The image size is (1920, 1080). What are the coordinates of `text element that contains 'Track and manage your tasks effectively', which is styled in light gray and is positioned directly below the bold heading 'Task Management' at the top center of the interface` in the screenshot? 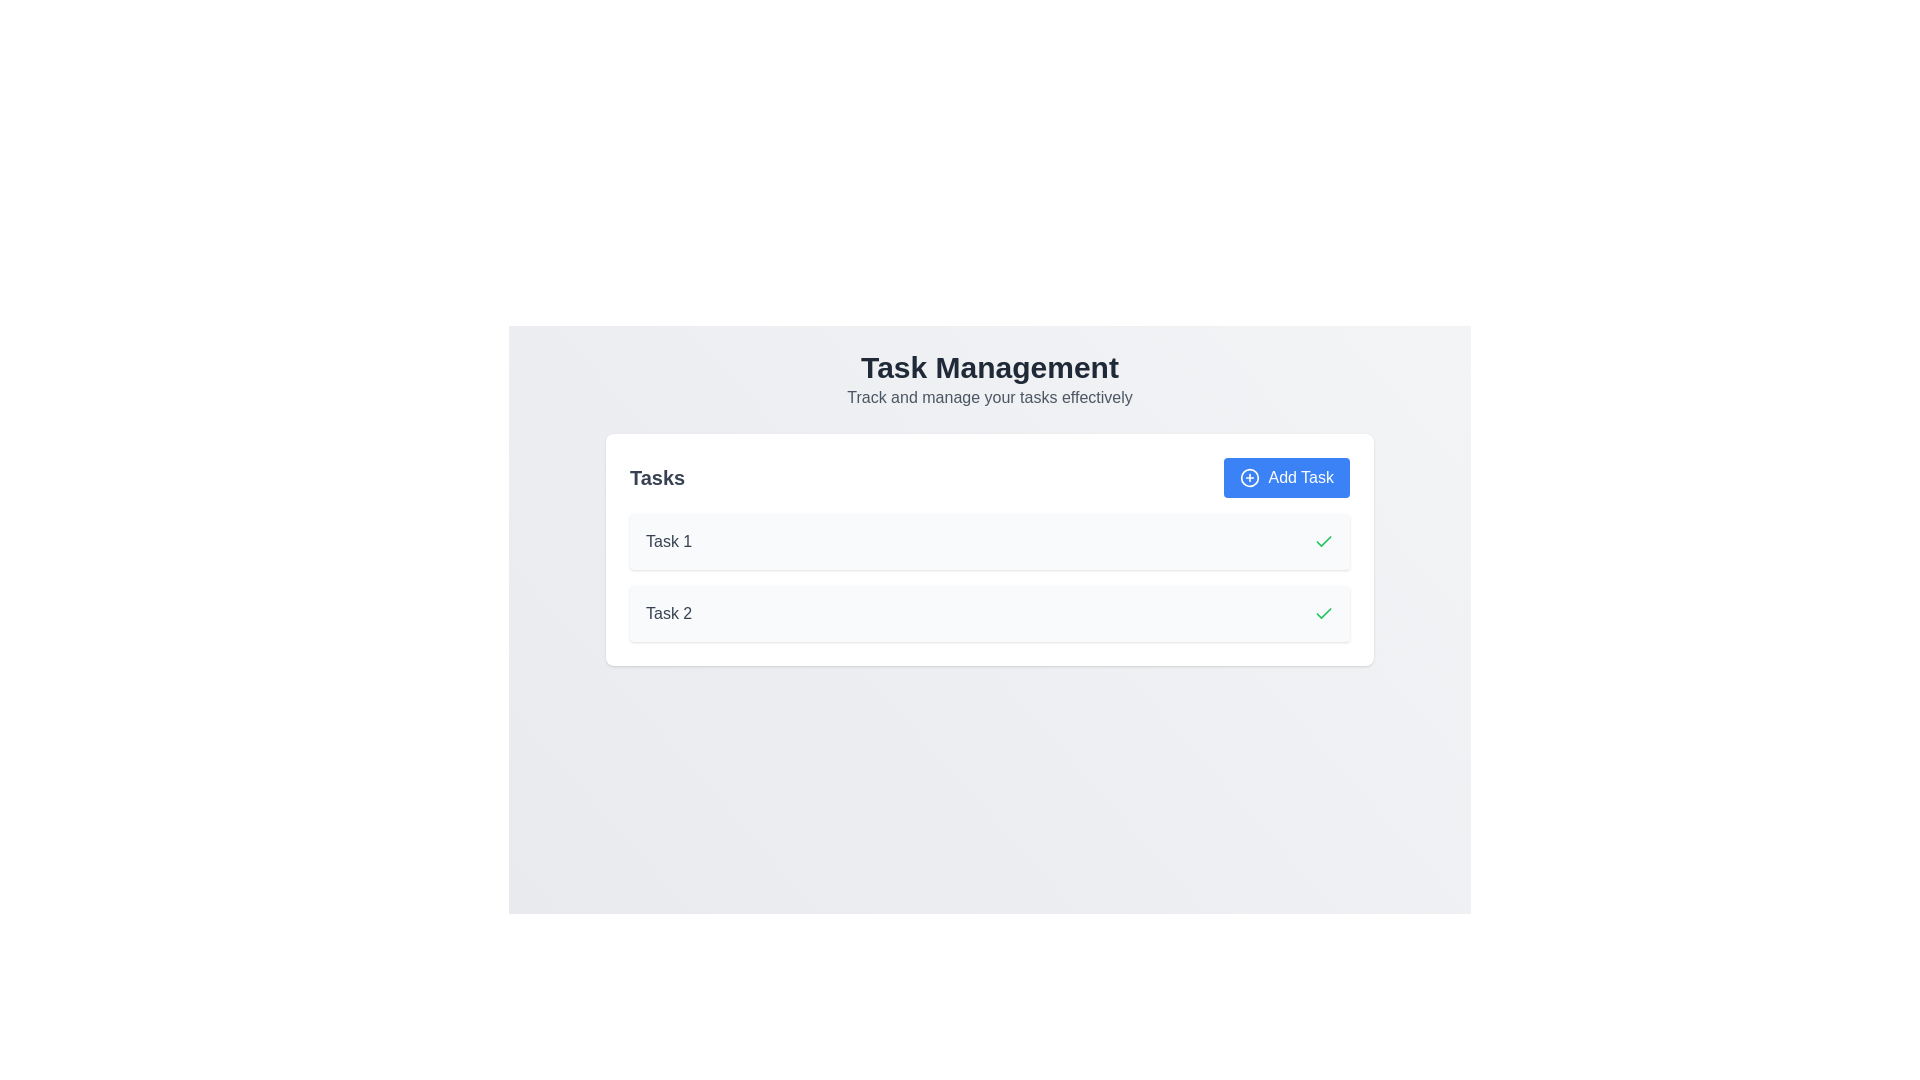 It's located at (989, 397).